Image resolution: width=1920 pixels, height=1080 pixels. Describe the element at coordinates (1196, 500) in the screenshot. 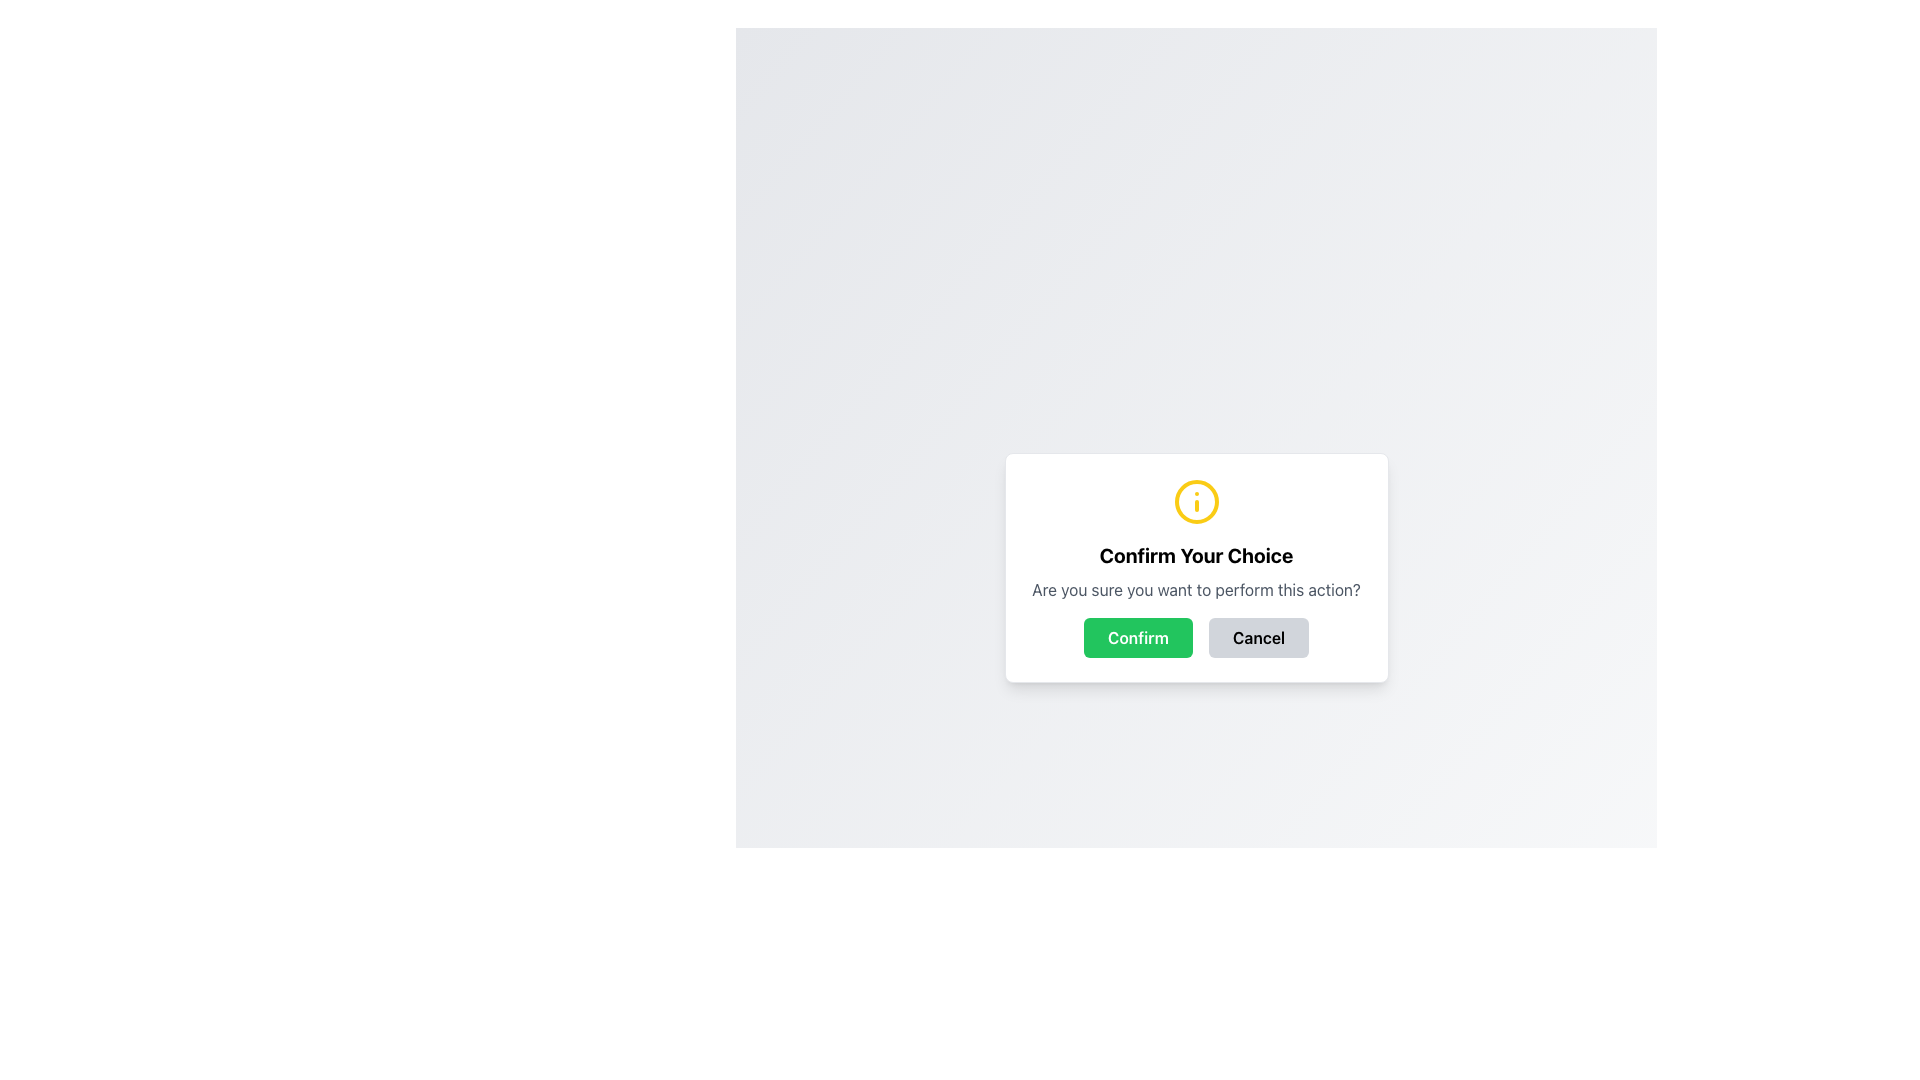

I see `the vector graphics circle that is part of the informational visual cue in the top center of the modal dialog box, which contains a confirmation message` at that location.